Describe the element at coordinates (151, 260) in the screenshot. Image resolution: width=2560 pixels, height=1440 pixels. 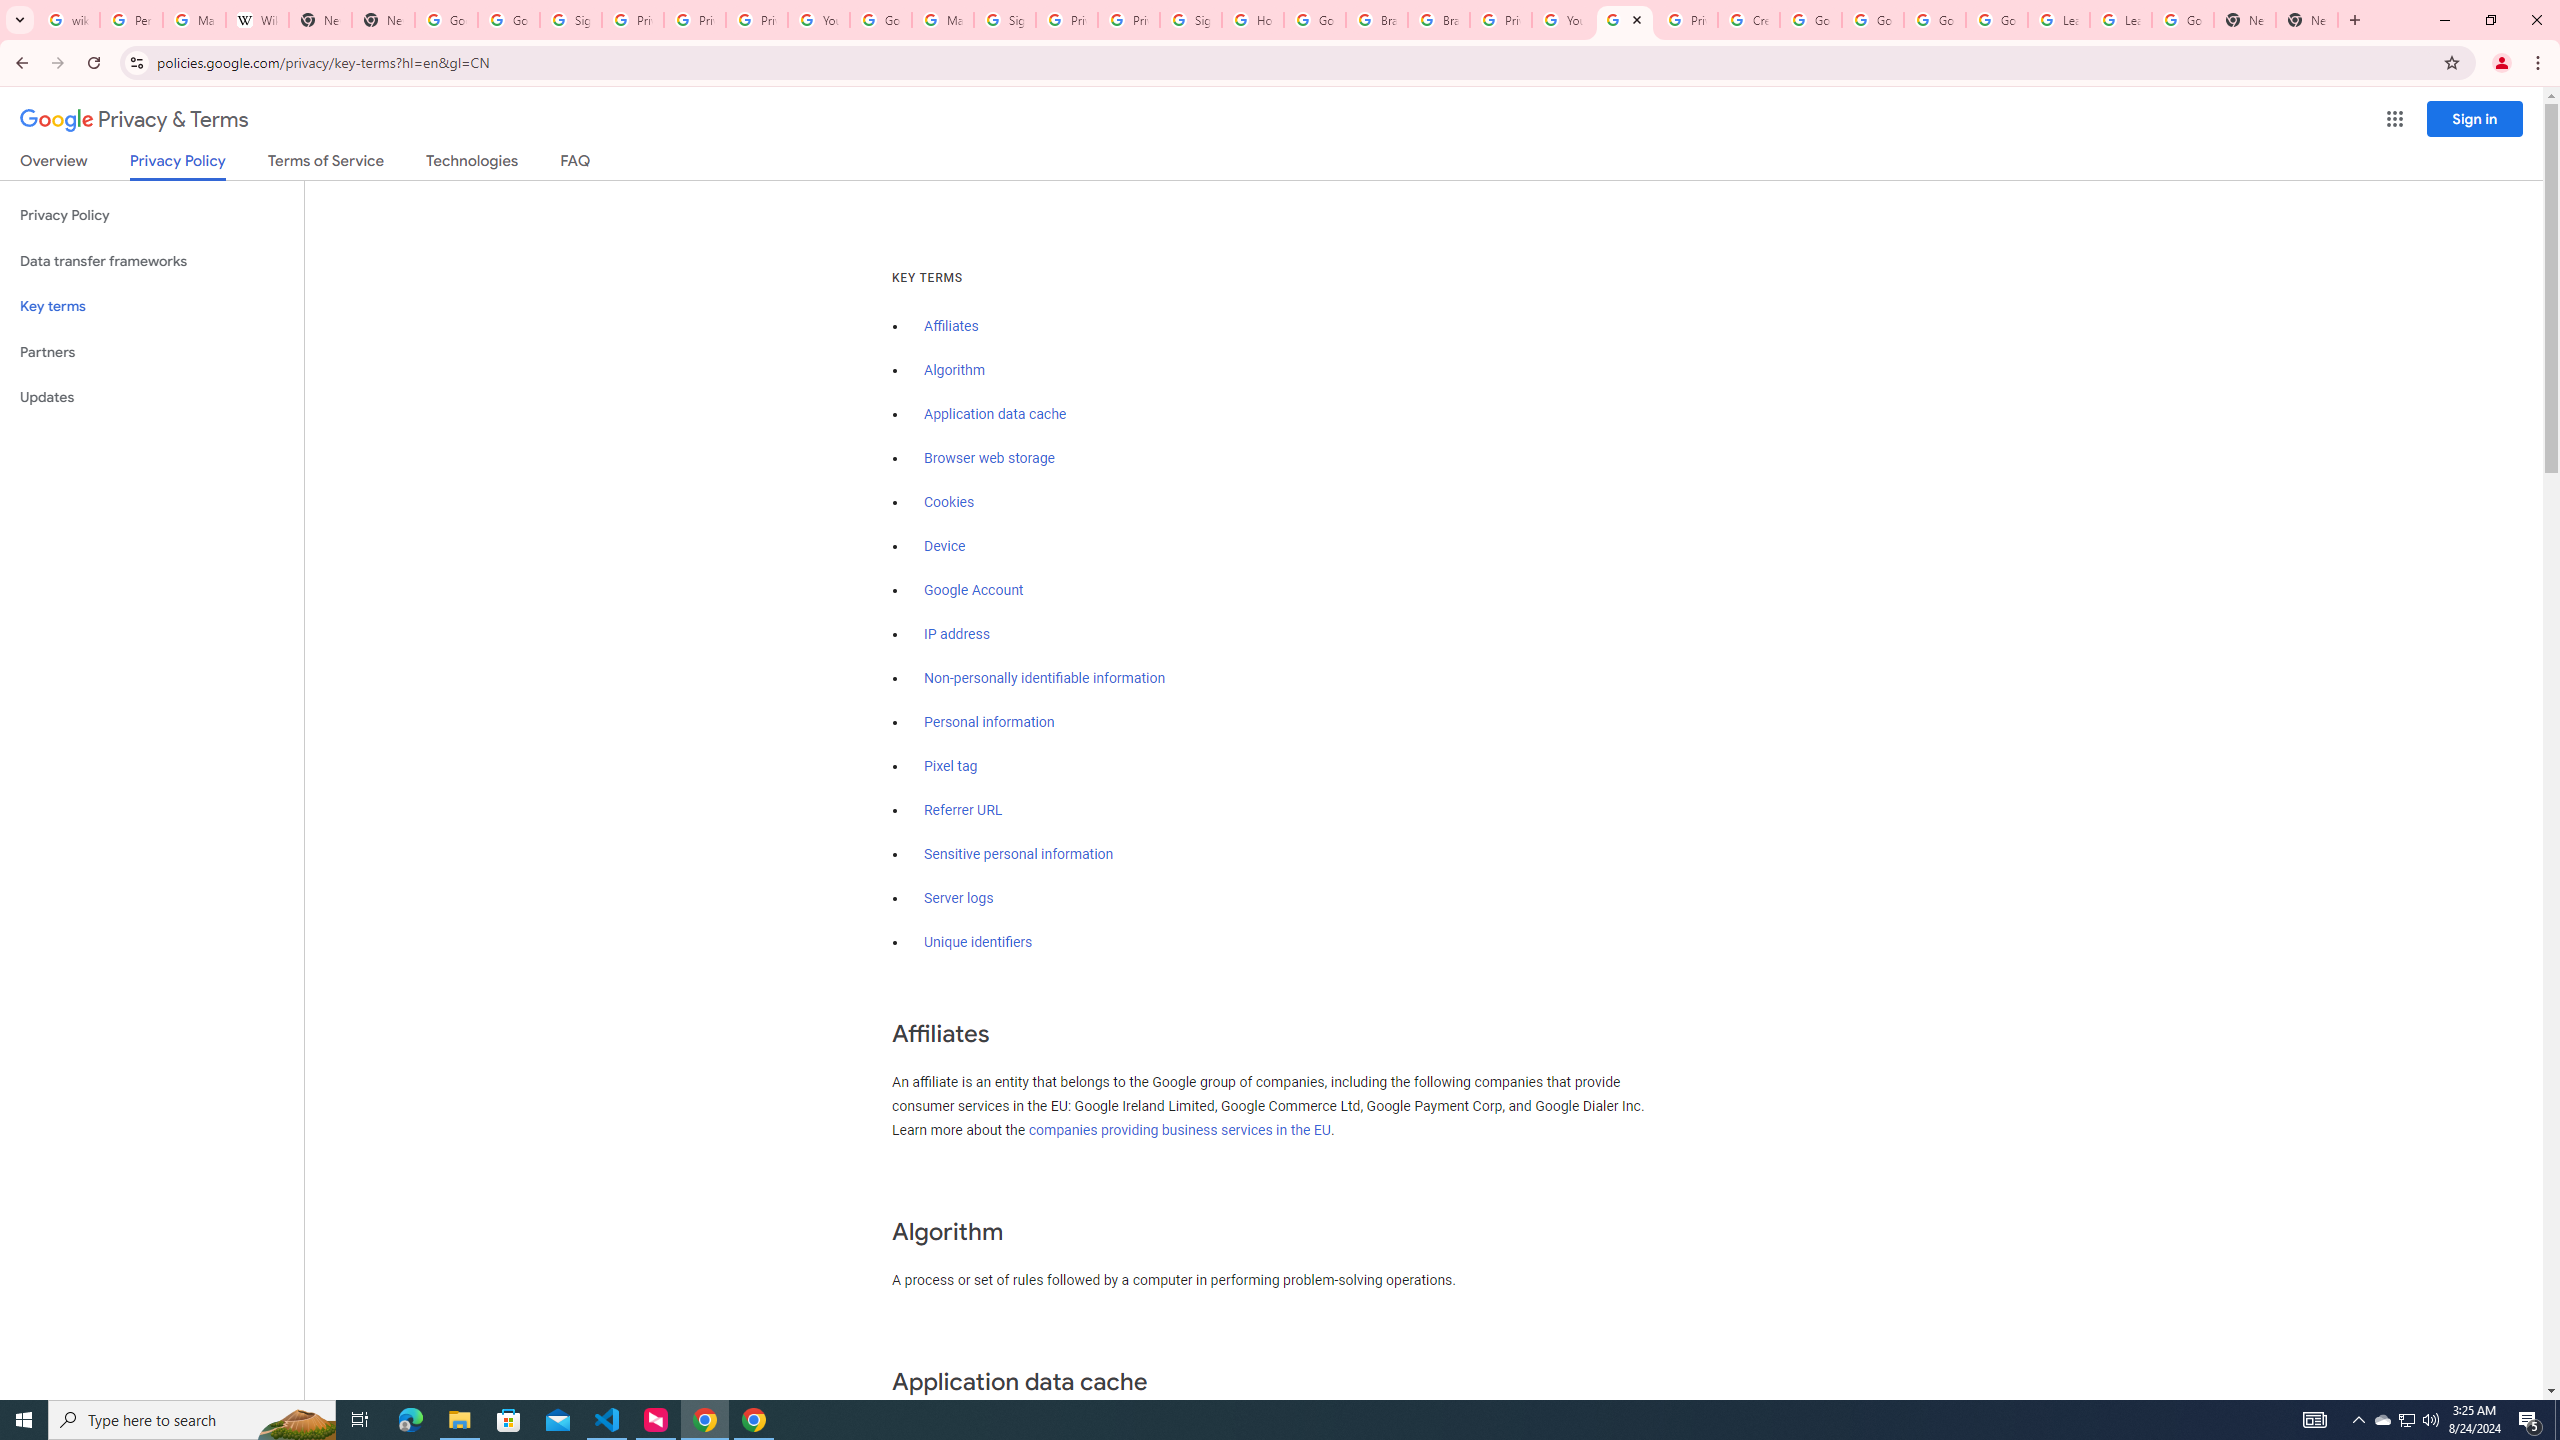
I see `'Data transfer frameworks'` at that location.